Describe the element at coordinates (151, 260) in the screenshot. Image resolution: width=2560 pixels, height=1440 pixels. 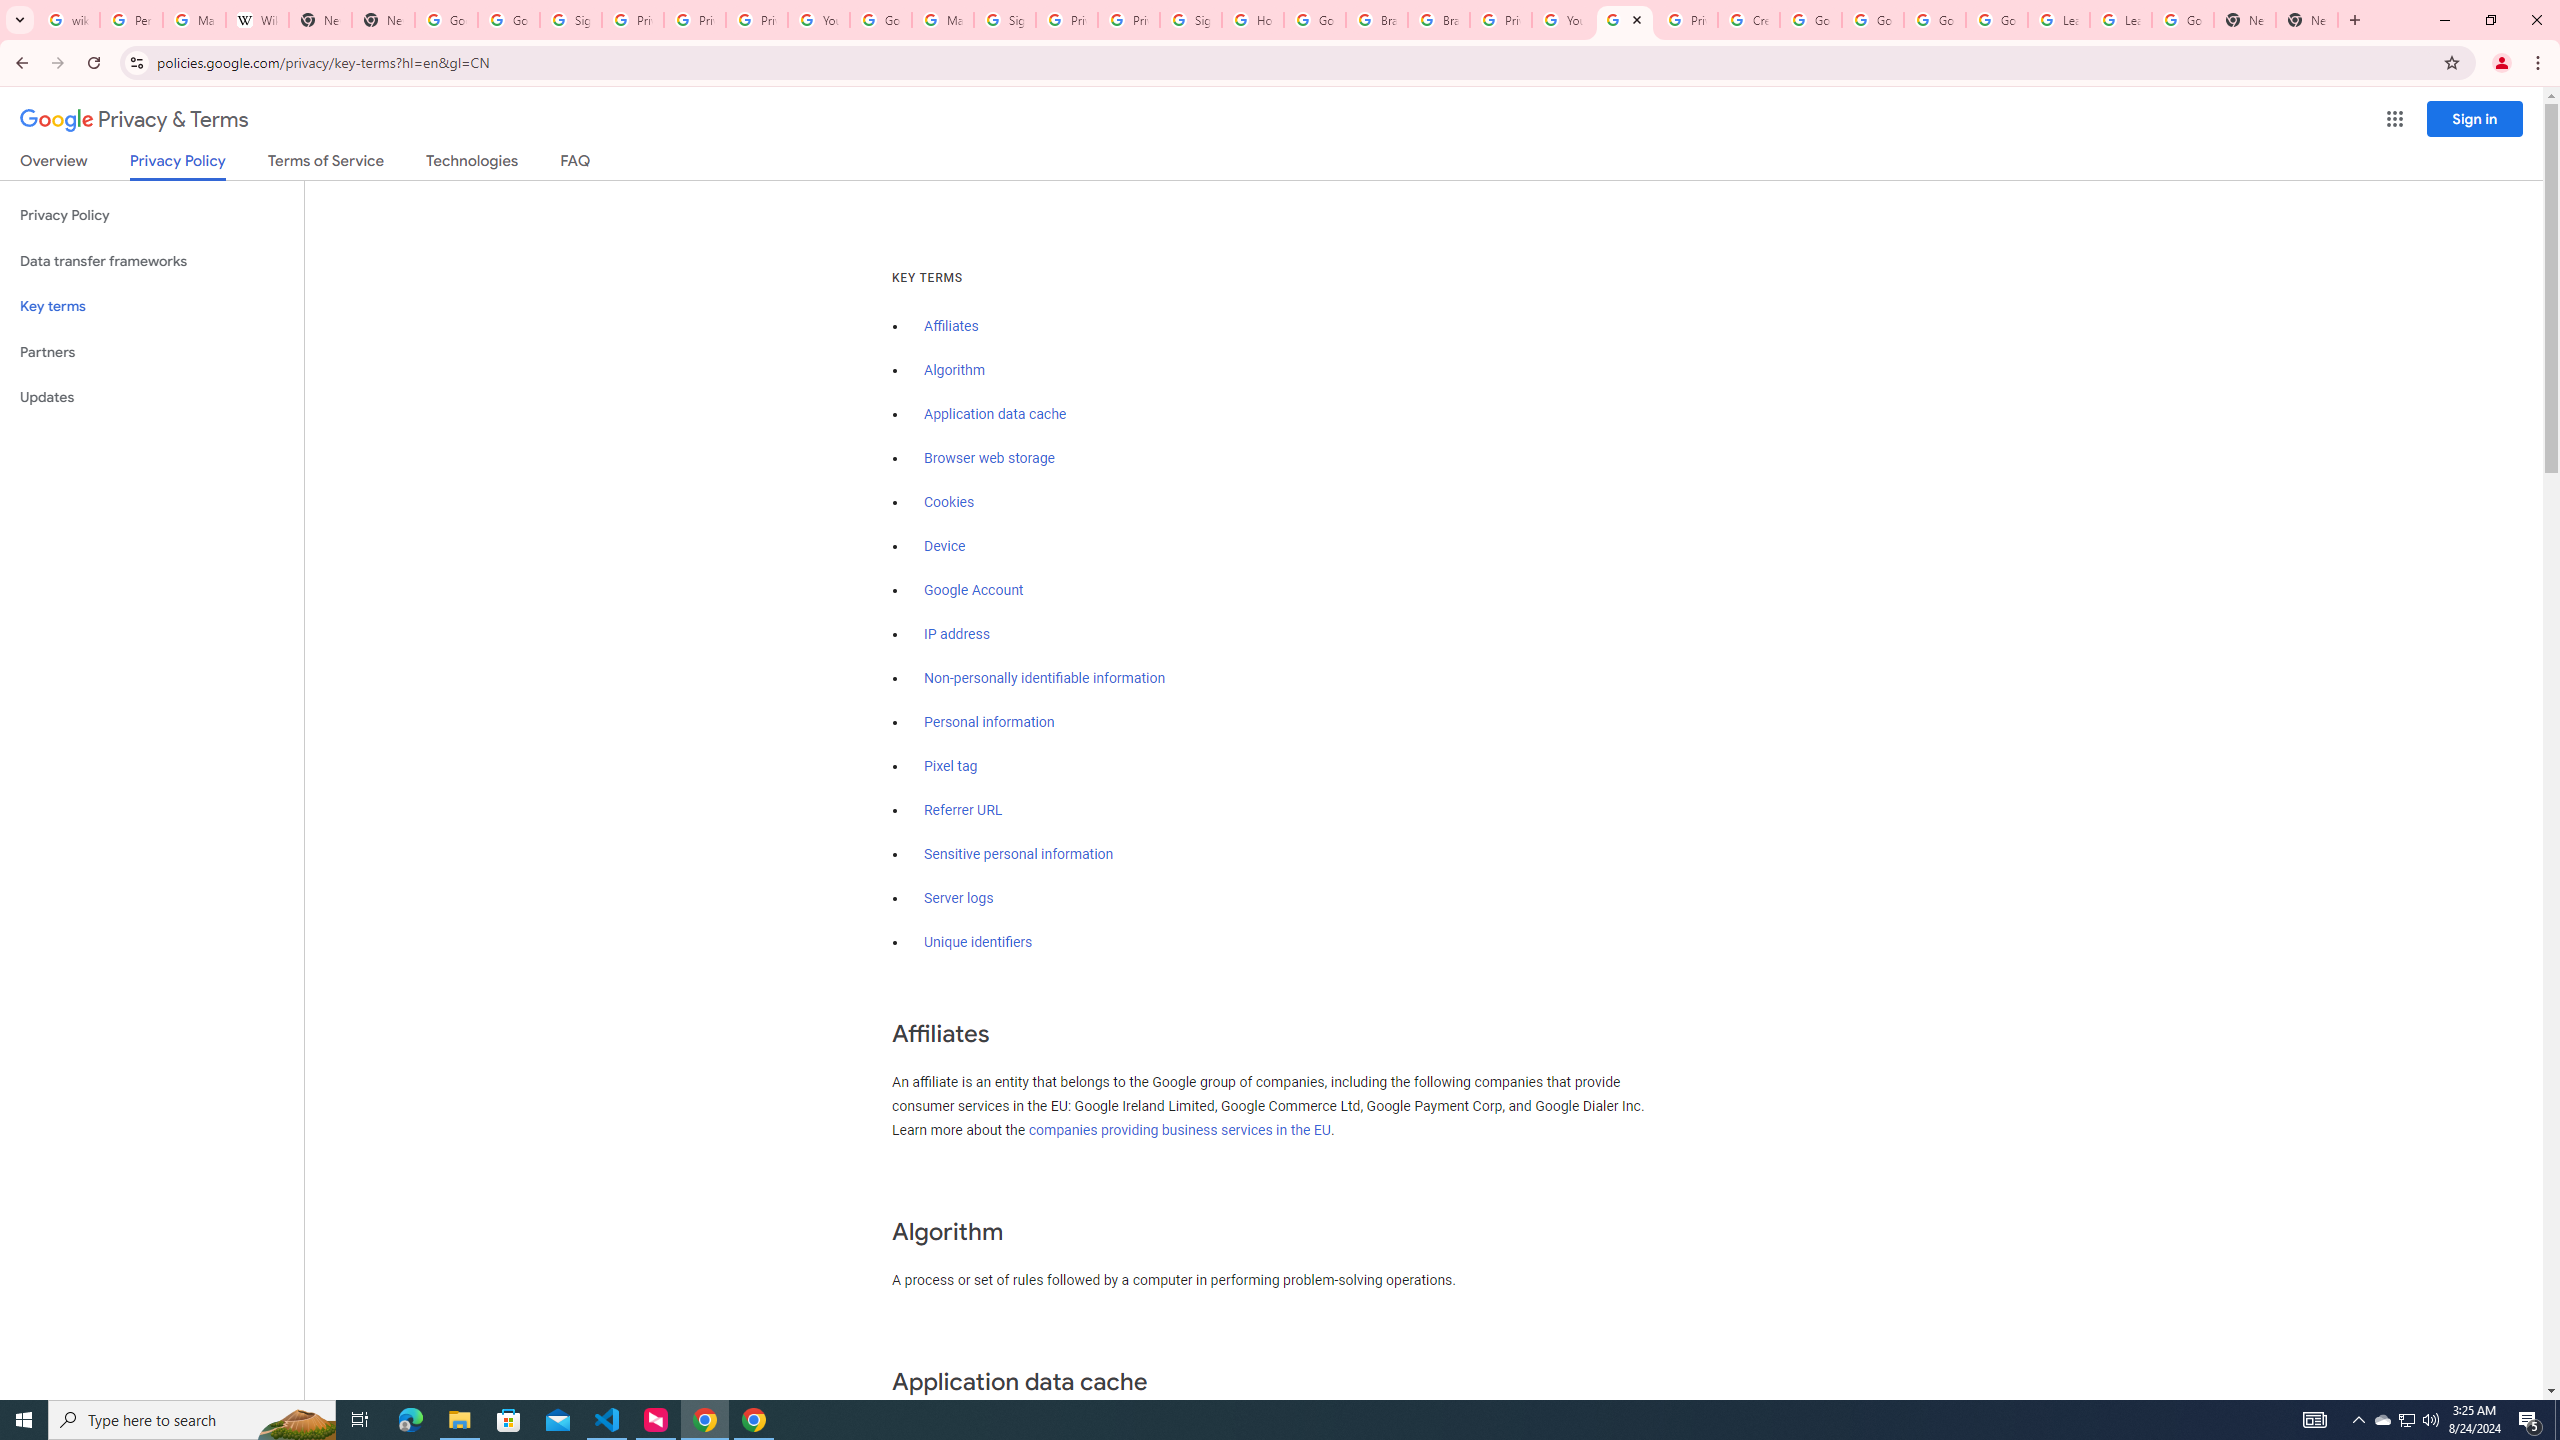
I see `'Data transfer frameworks'` at that location.